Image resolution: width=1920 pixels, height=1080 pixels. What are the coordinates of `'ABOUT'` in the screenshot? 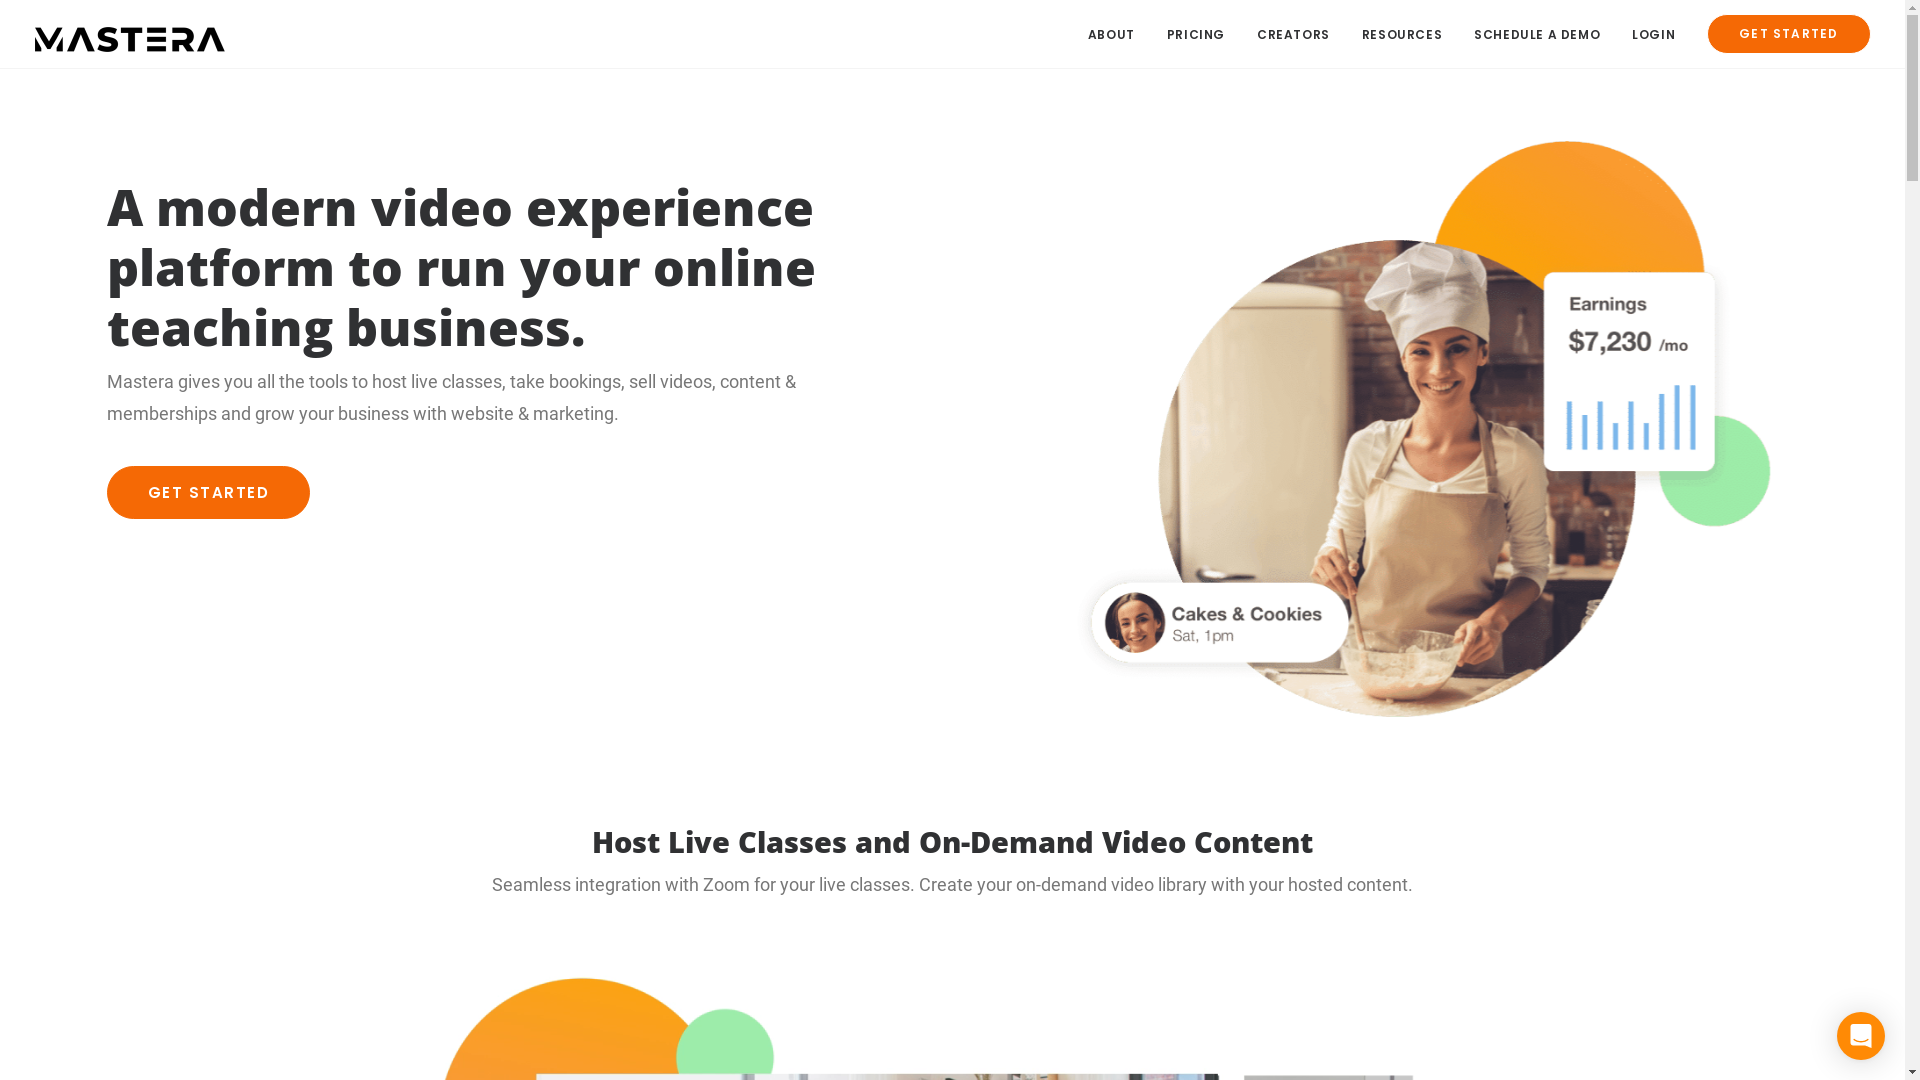 It's located at (1087, 34).